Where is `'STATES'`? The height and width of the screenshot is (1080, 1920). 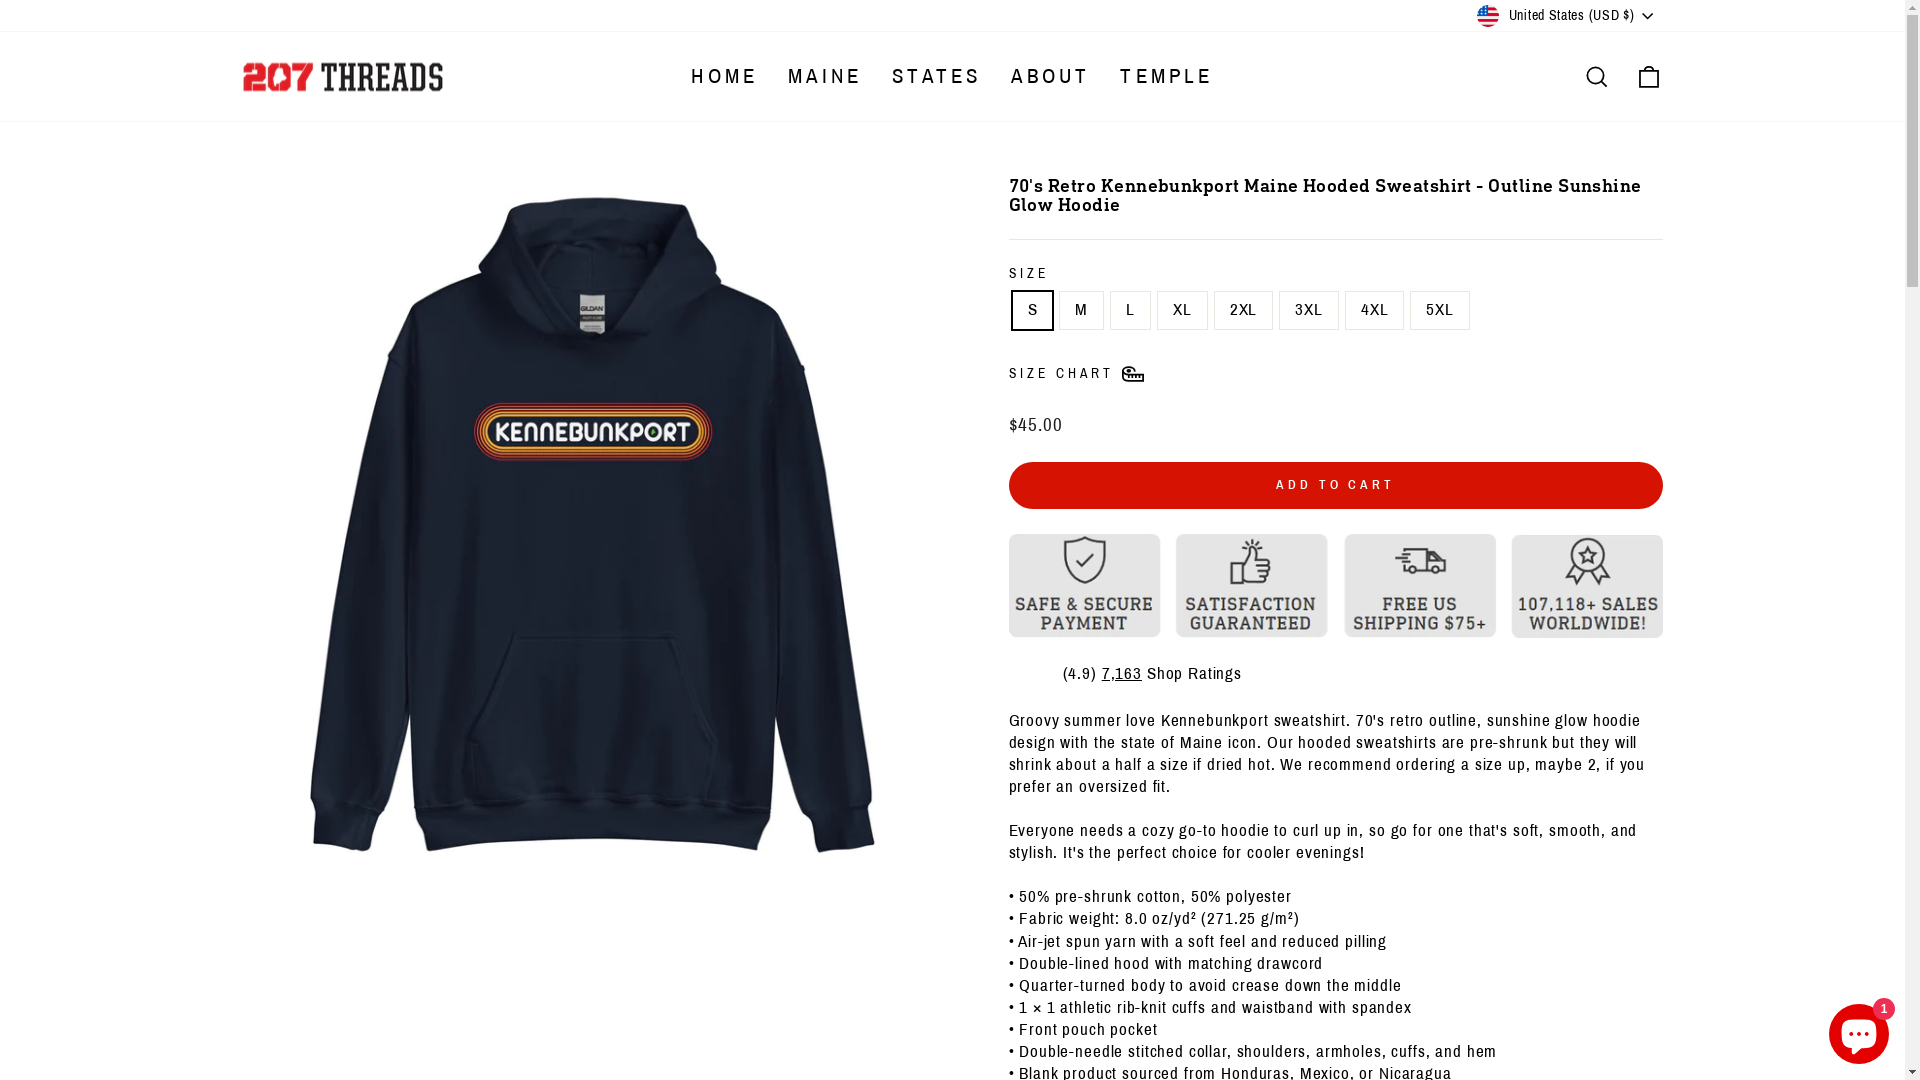 'STATES' is located at coordinates (935, 76).